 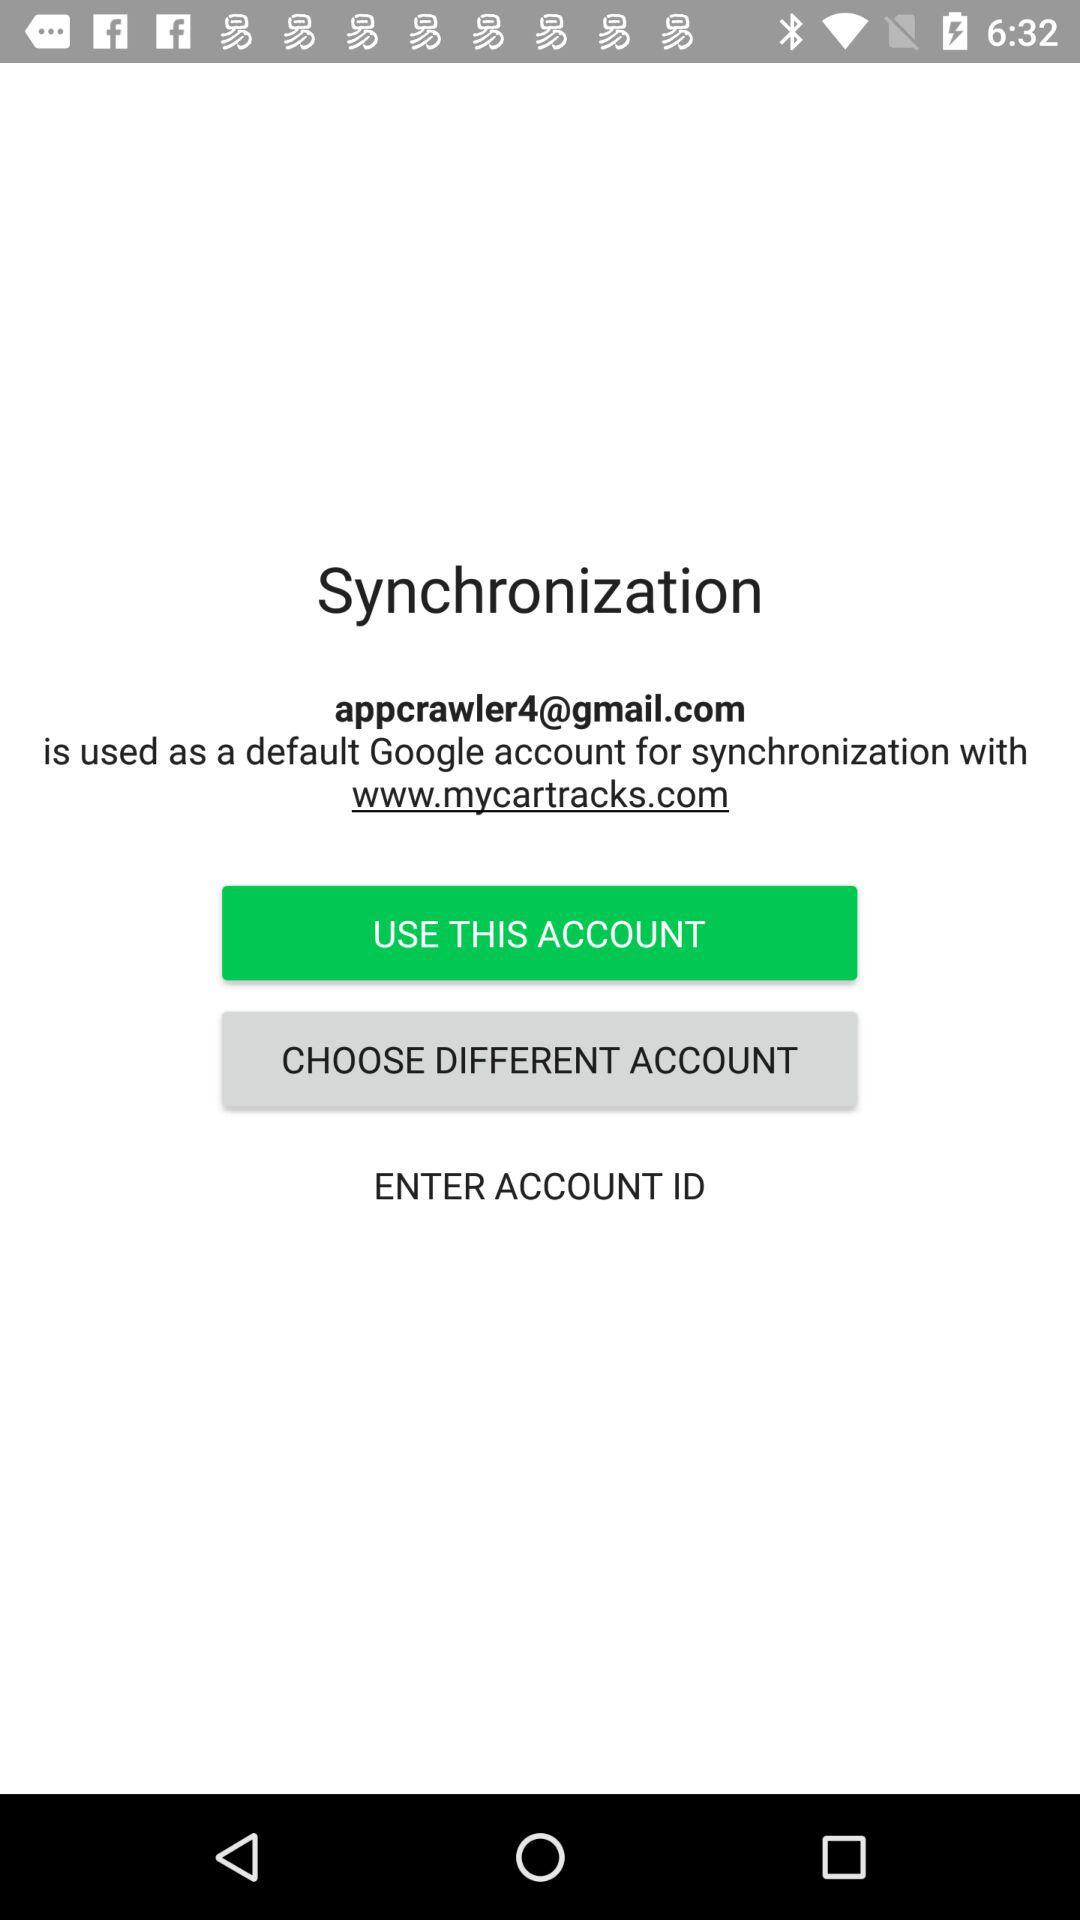 What do you see at coordinates (538, 1058) in the screenshot?
I see `icon above the enter account id icon` at bounding box center [538, 1058].